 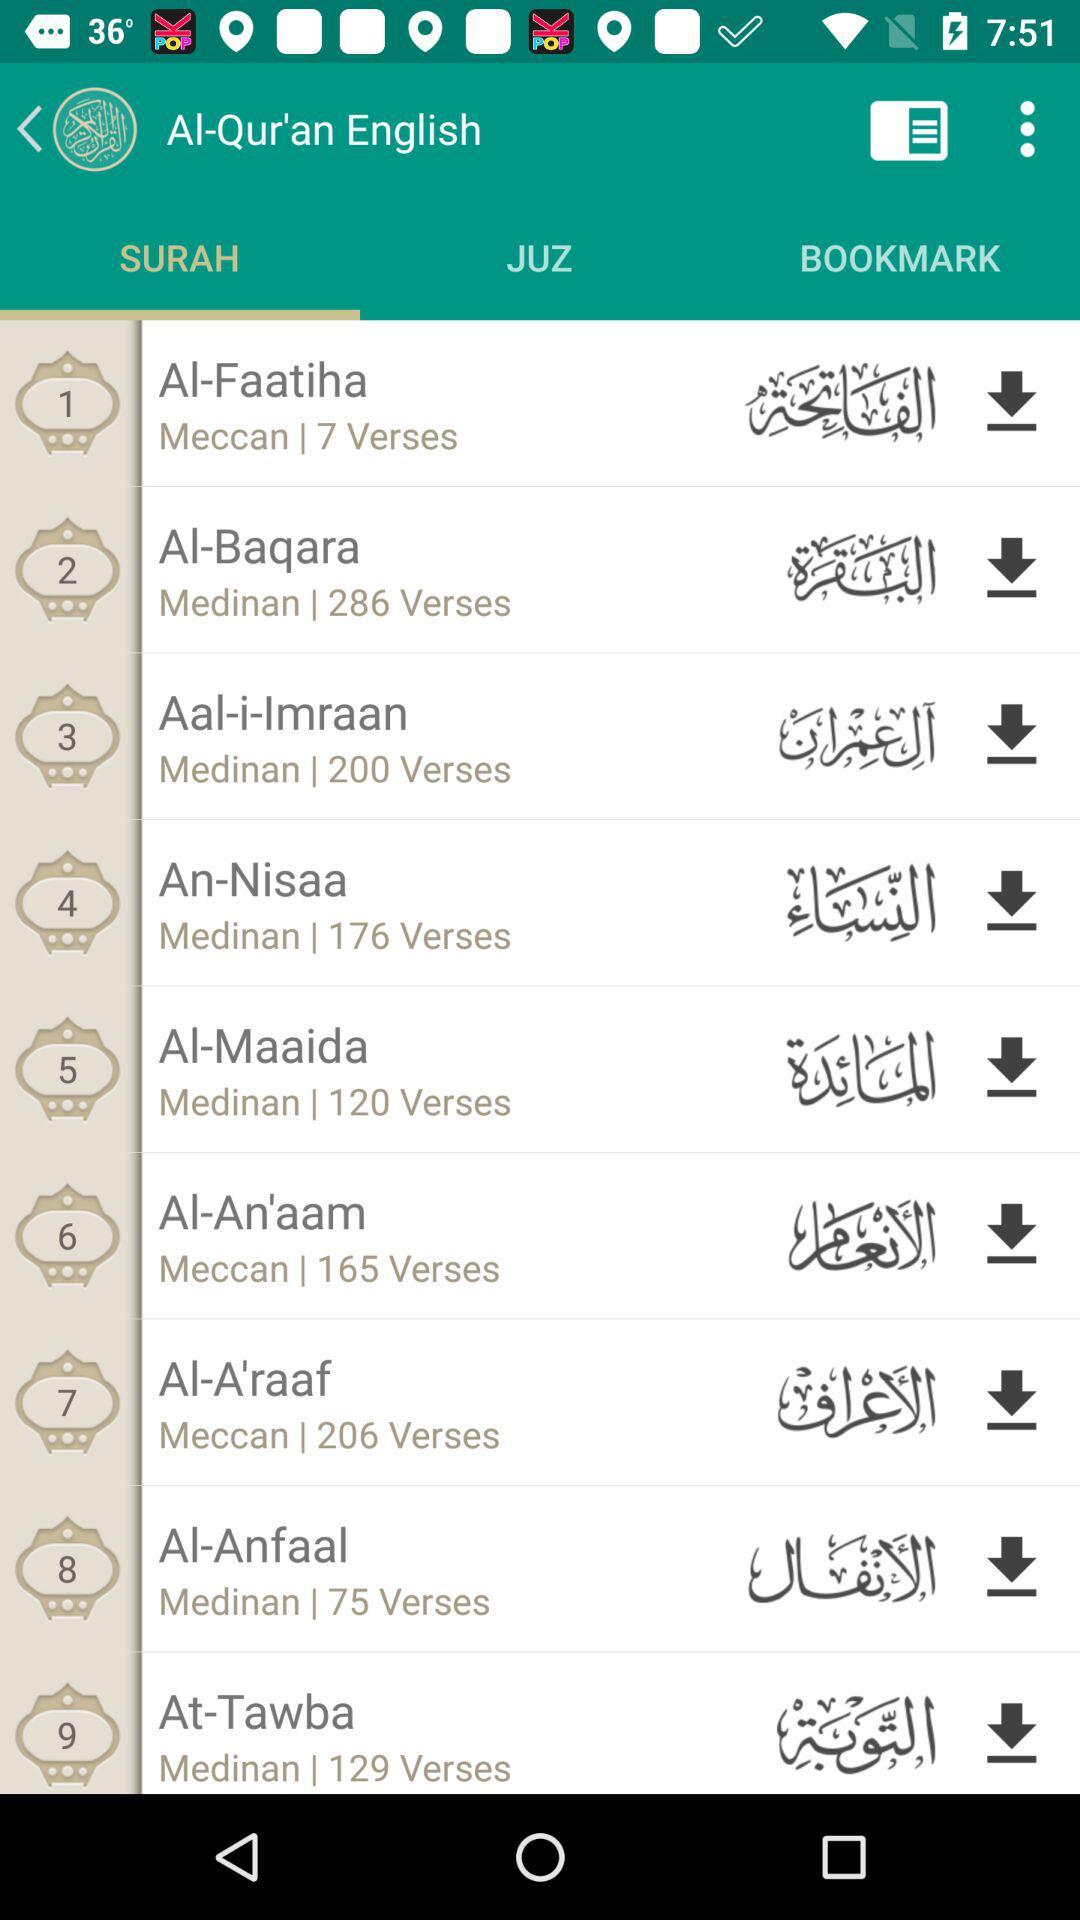 What do you see at coordinates (1011, 1067) in the screenshot?
I see `download` at bounding box center [1011, 1067].